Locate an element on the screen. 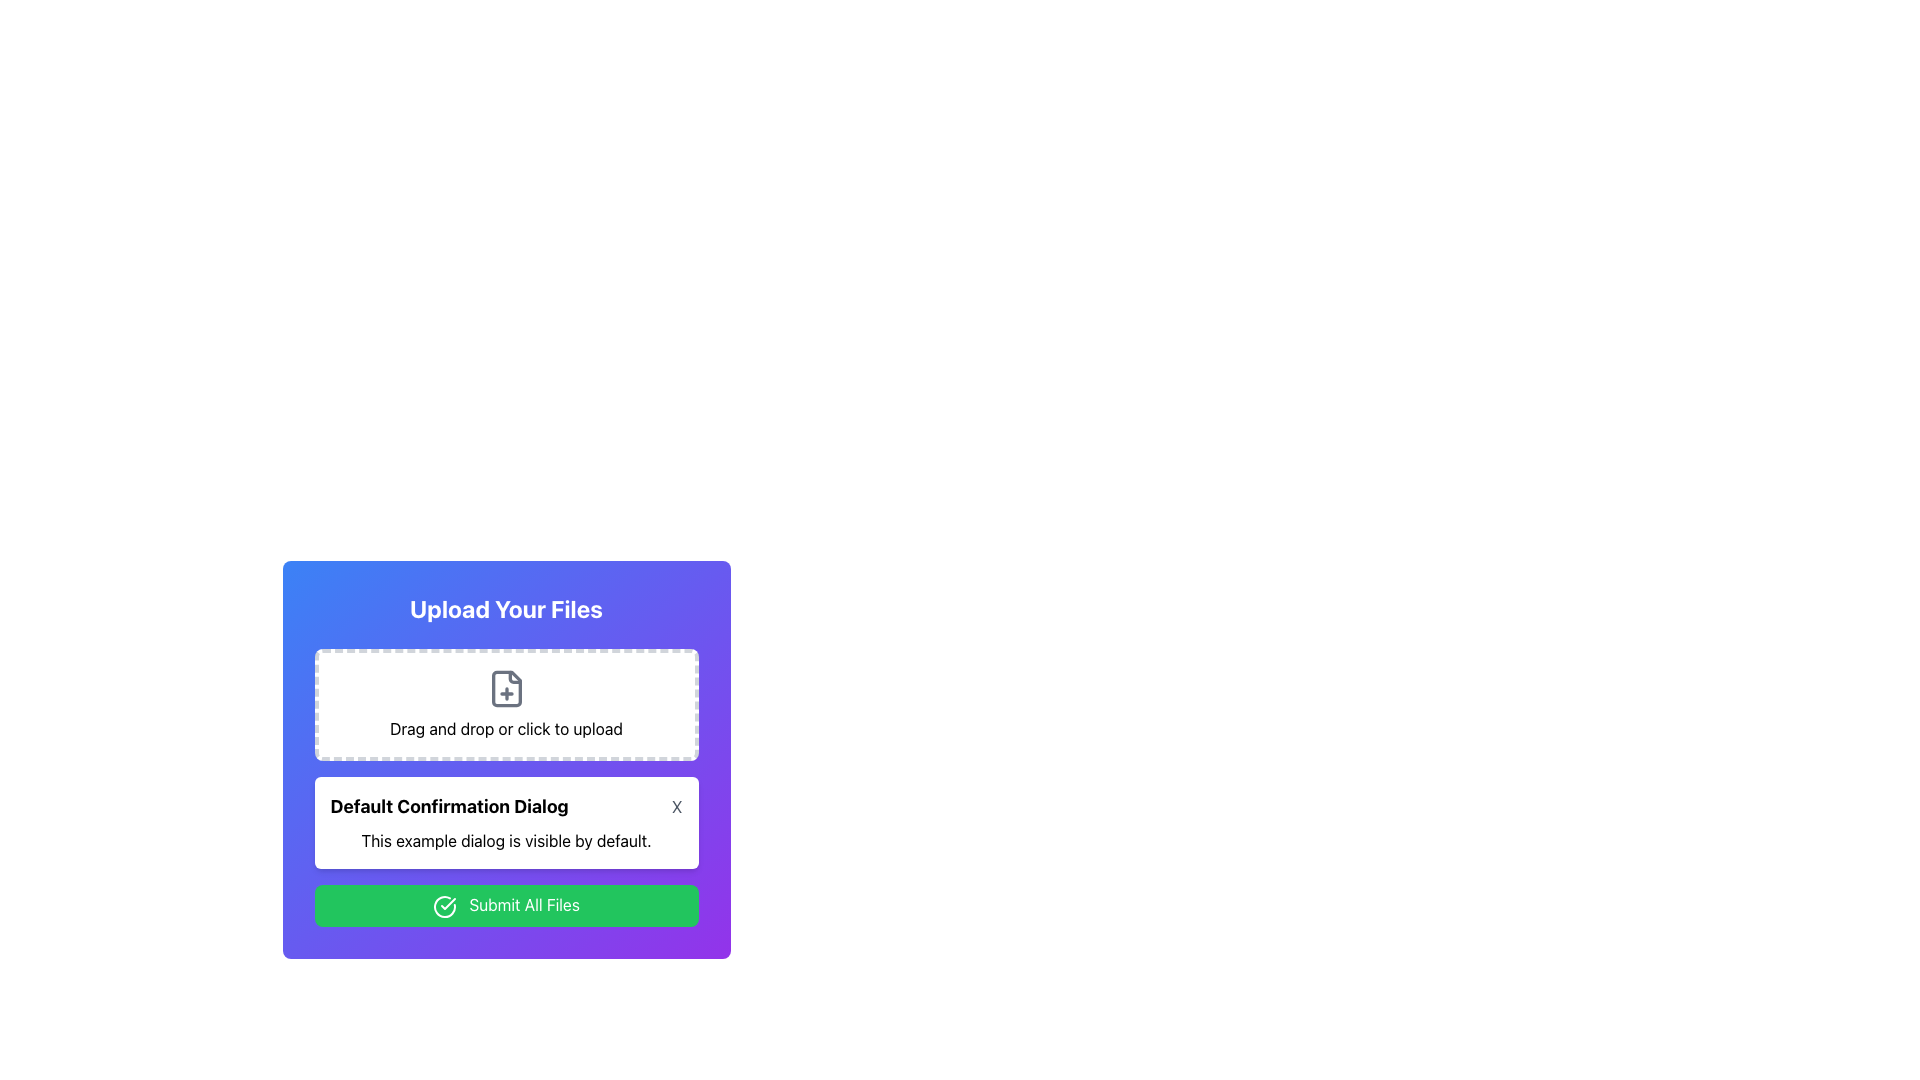  the 'Upload Your Files' area in the pop-up styled UI component is located at coordinates (506, 759).